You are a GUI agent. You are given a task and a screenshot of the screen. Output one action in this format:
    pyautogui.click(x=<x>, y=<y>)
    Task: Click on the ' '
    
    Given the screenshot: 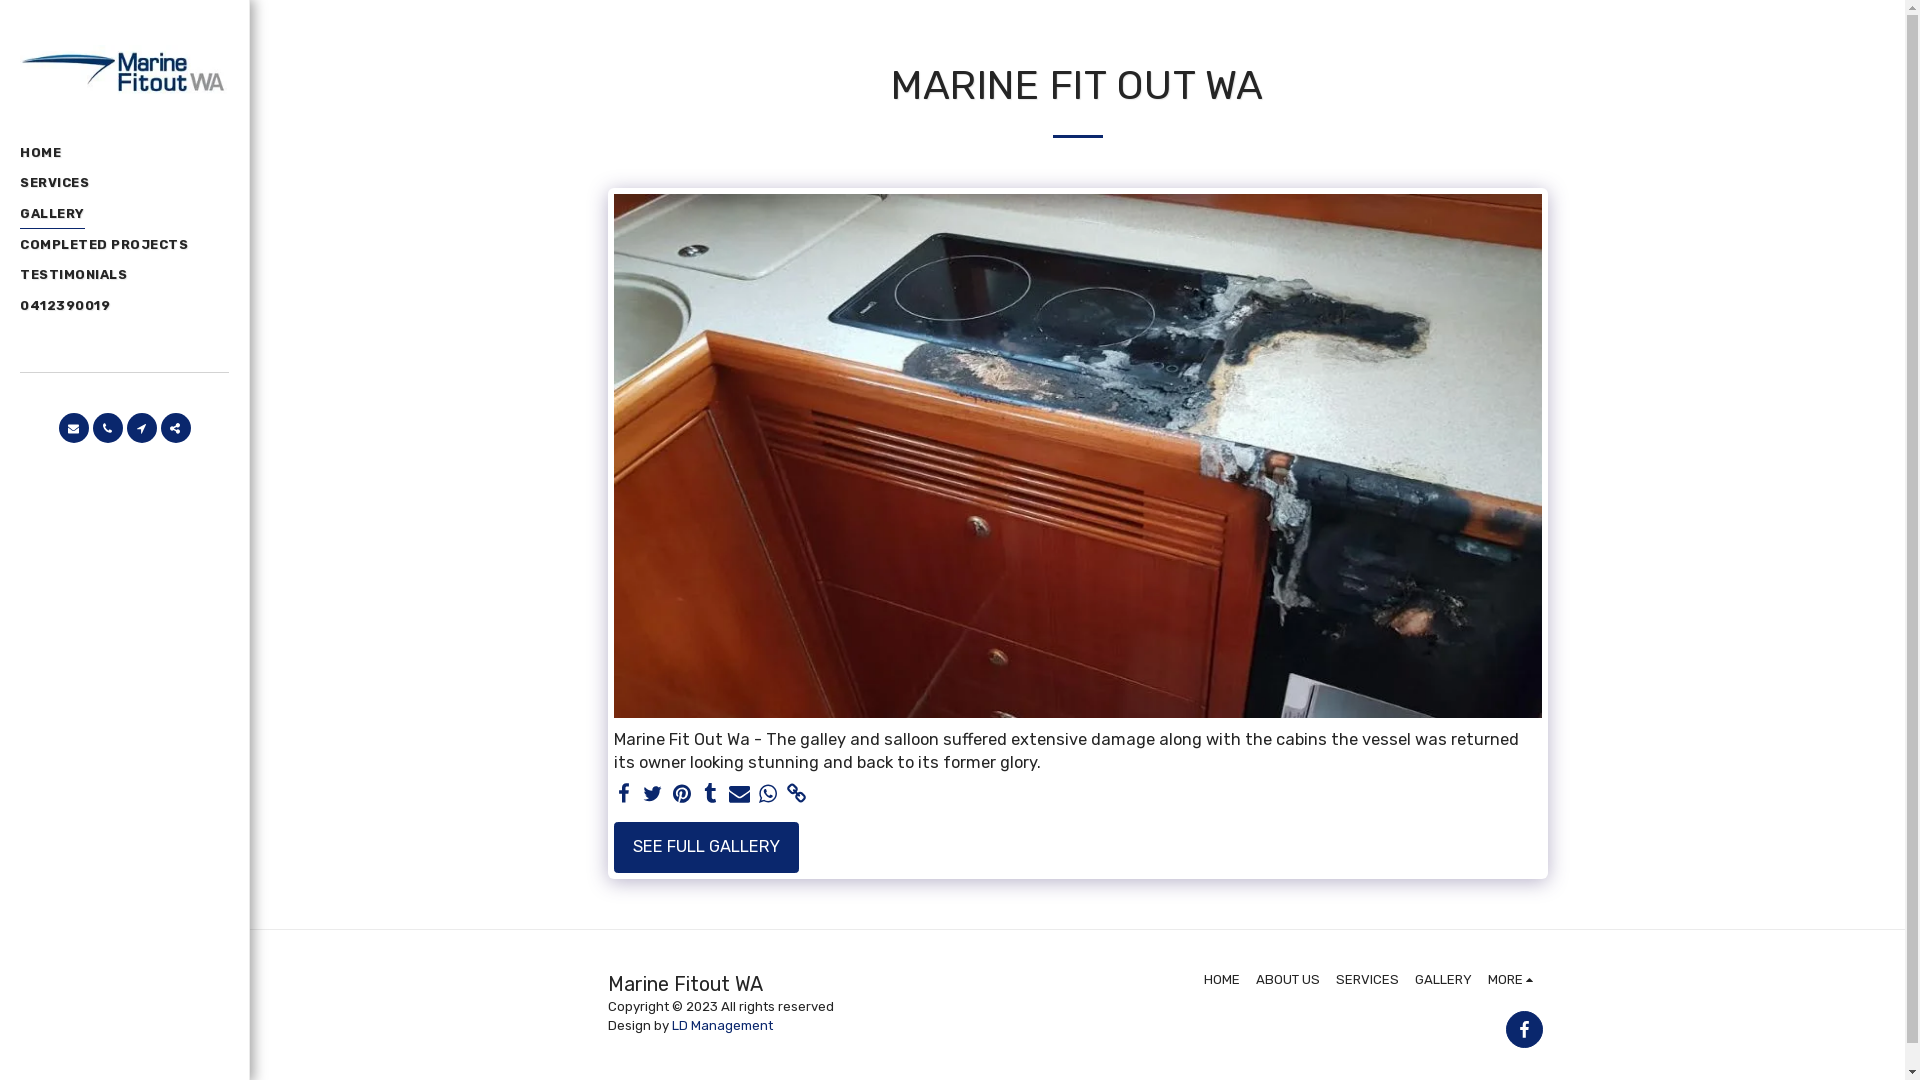 What is the action you would take?
    pyautogui.click(x=738, y=793)
    